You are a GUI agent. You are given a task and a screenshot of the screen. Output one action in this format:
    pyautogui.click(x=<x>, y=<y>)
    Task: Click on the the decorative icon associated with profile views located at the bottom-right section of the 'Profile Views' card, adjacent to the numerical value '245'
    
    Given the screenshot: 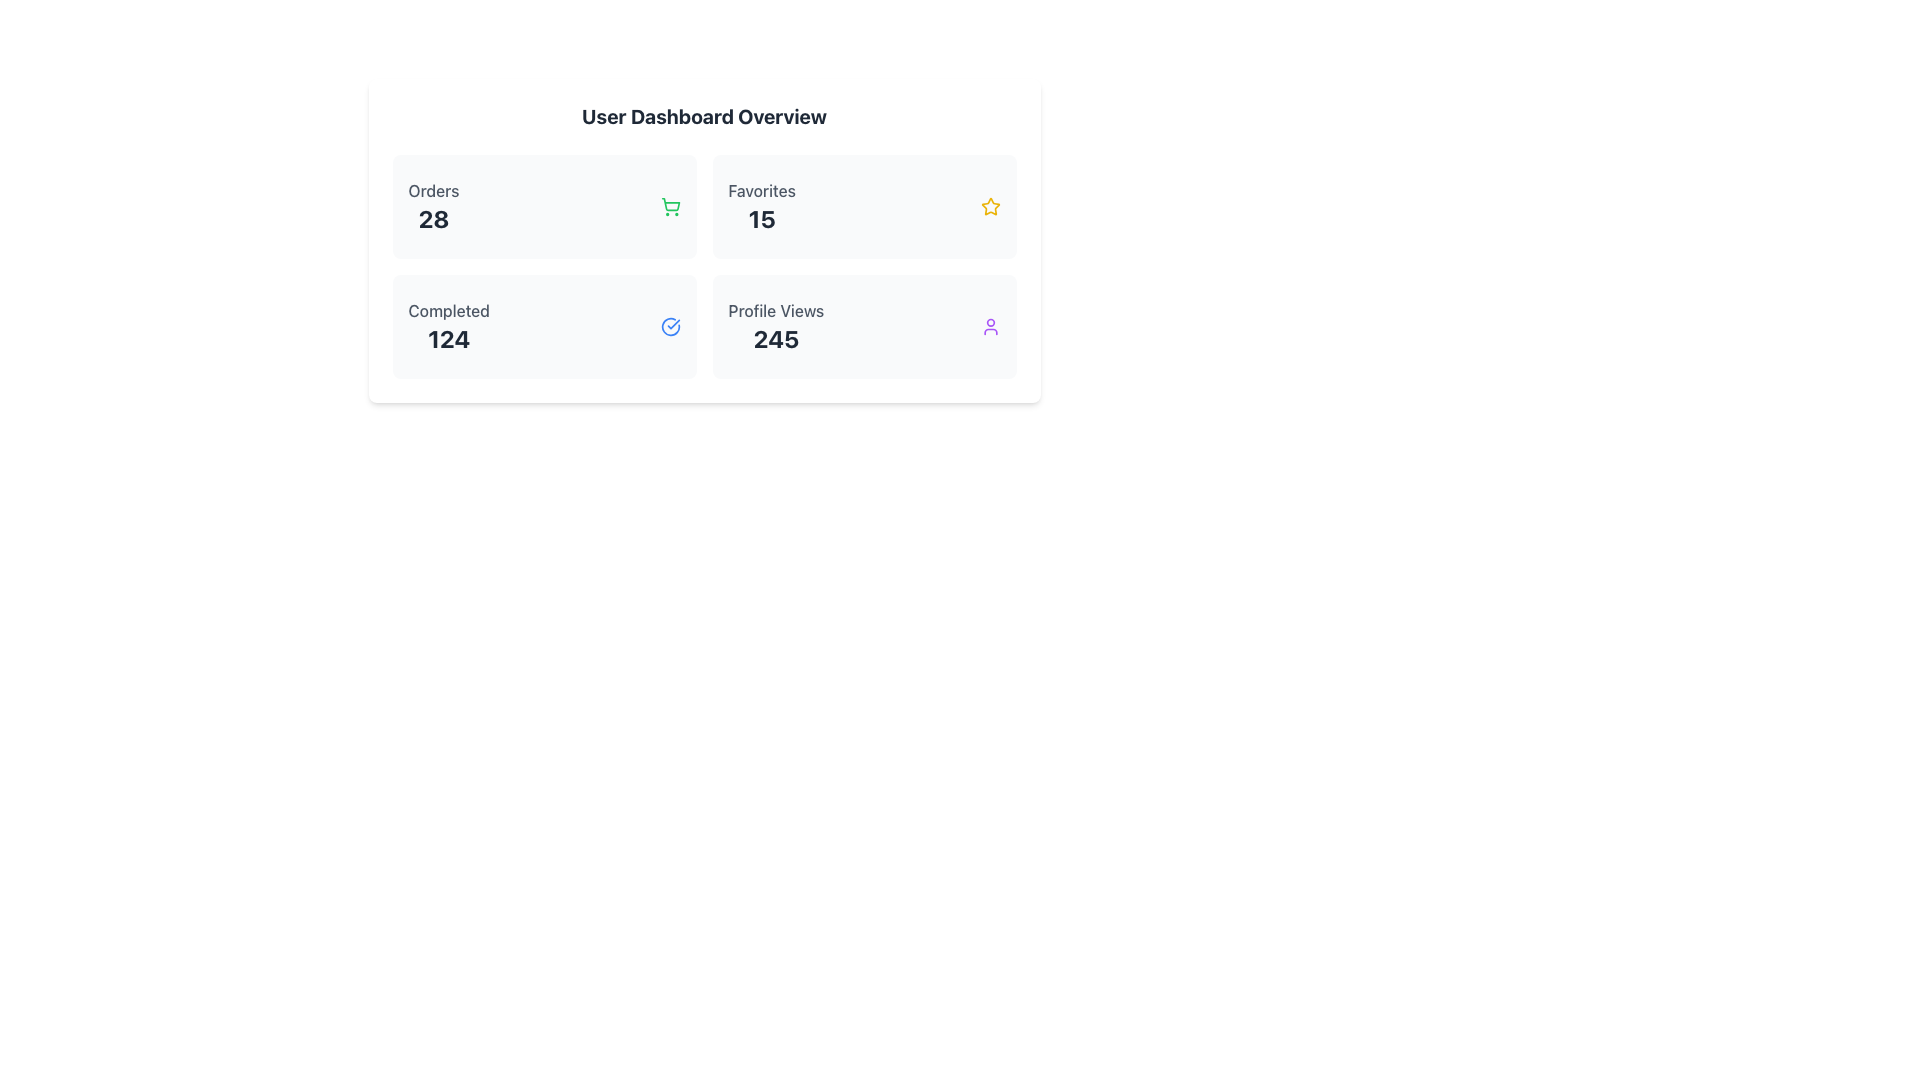 What is the action you would take?
    pyautogui.click(x=990, y=326)
    